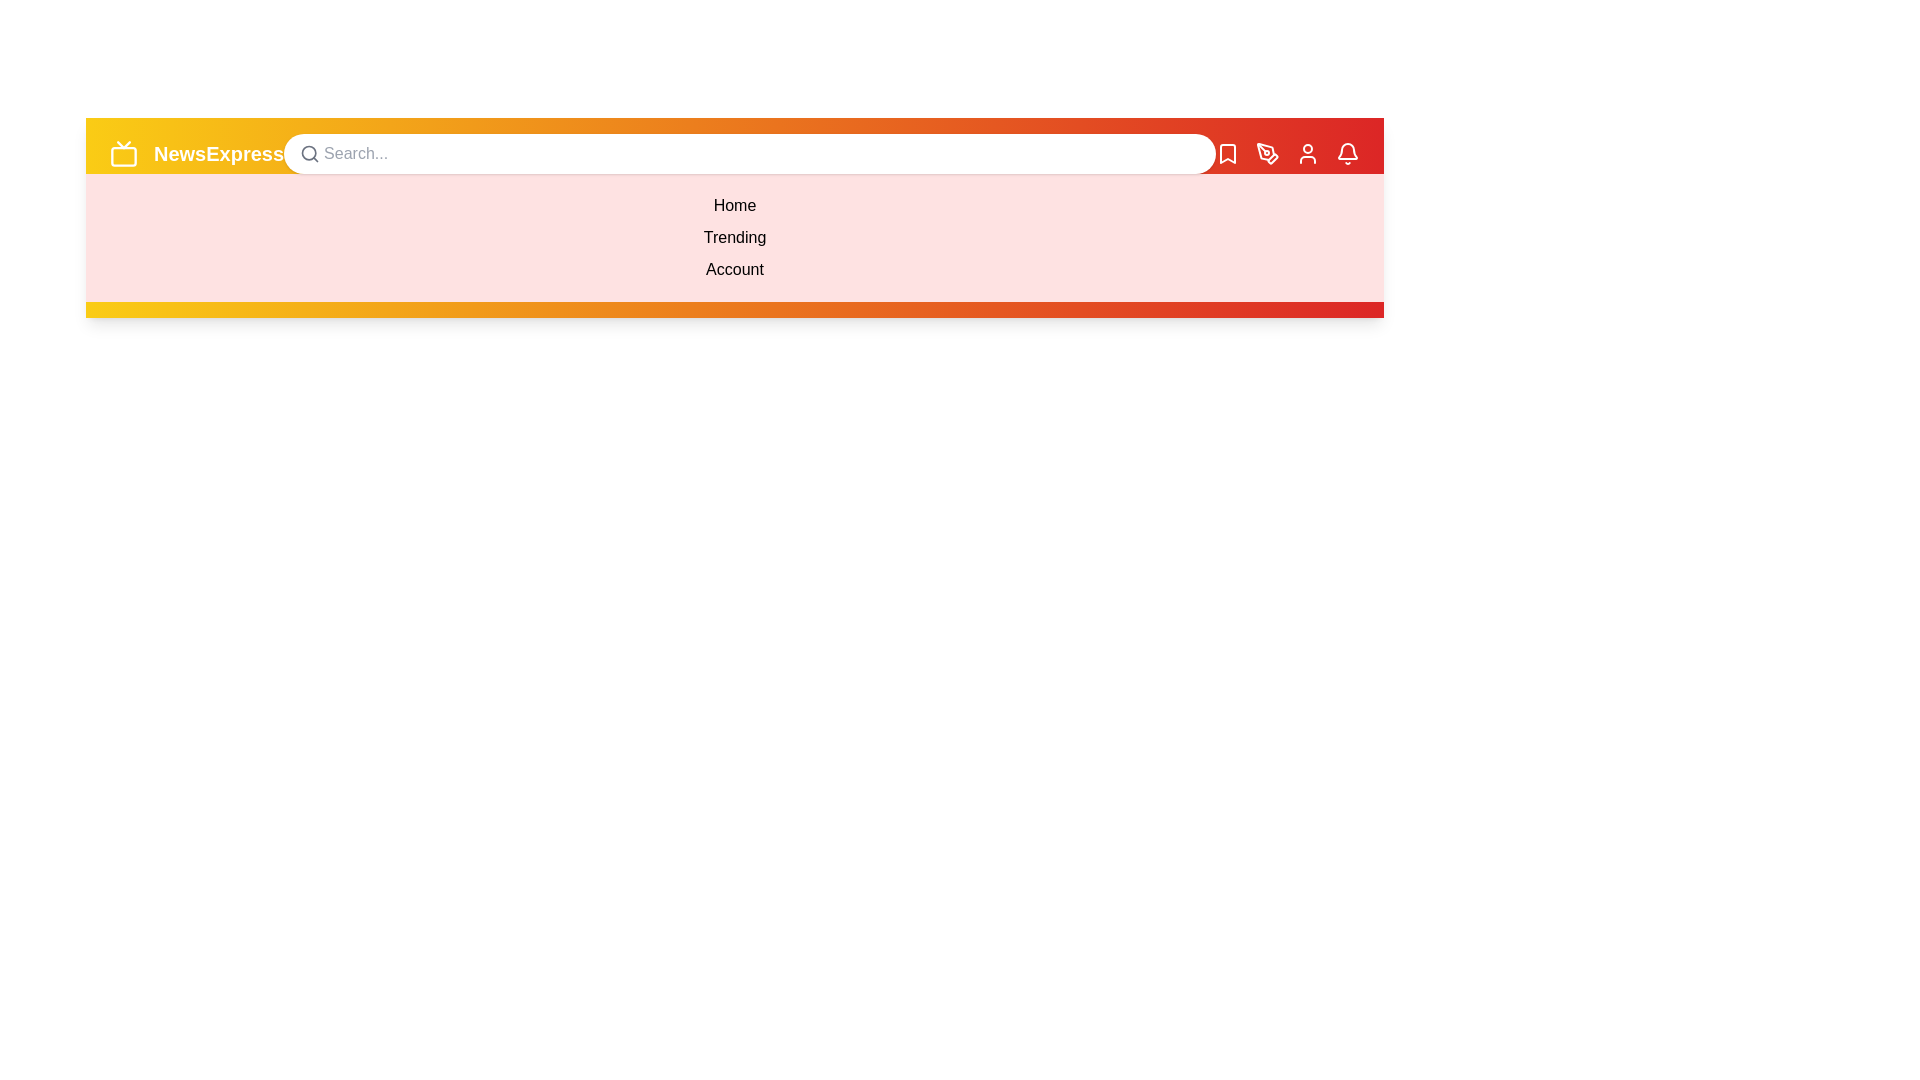 This screenshot has height=1080, width=1920. What do you see at coordinates (733, 205) in the screenshot?
I see `the menu item Home from the dropdown menu` at bounding box center [733, 205].